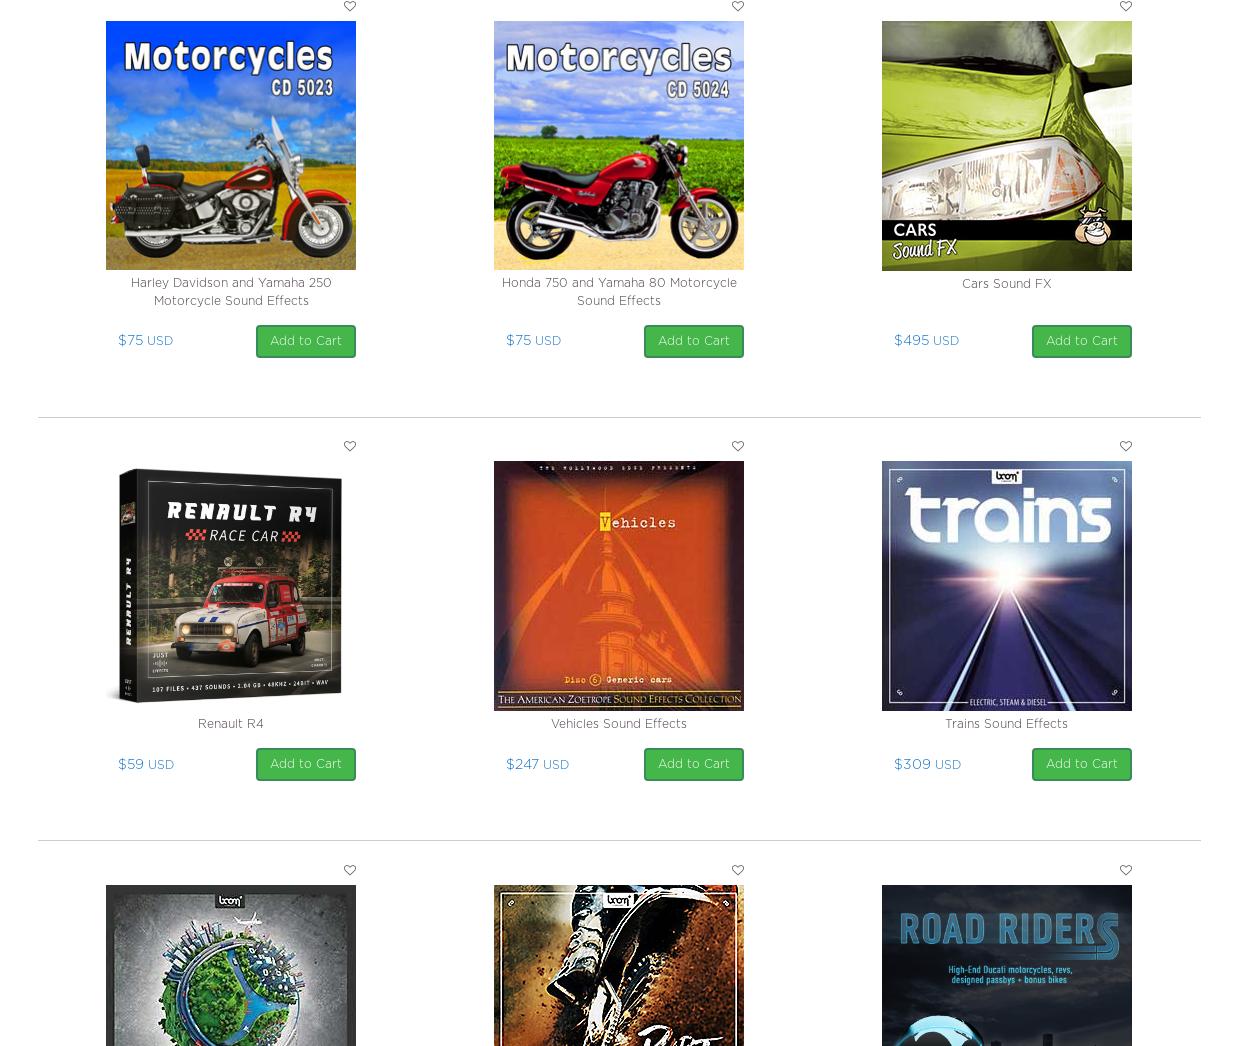 This screenshot has width=1250, height=1046. I want to click on 'Vehicles Sound Effects', so click(618, 724).